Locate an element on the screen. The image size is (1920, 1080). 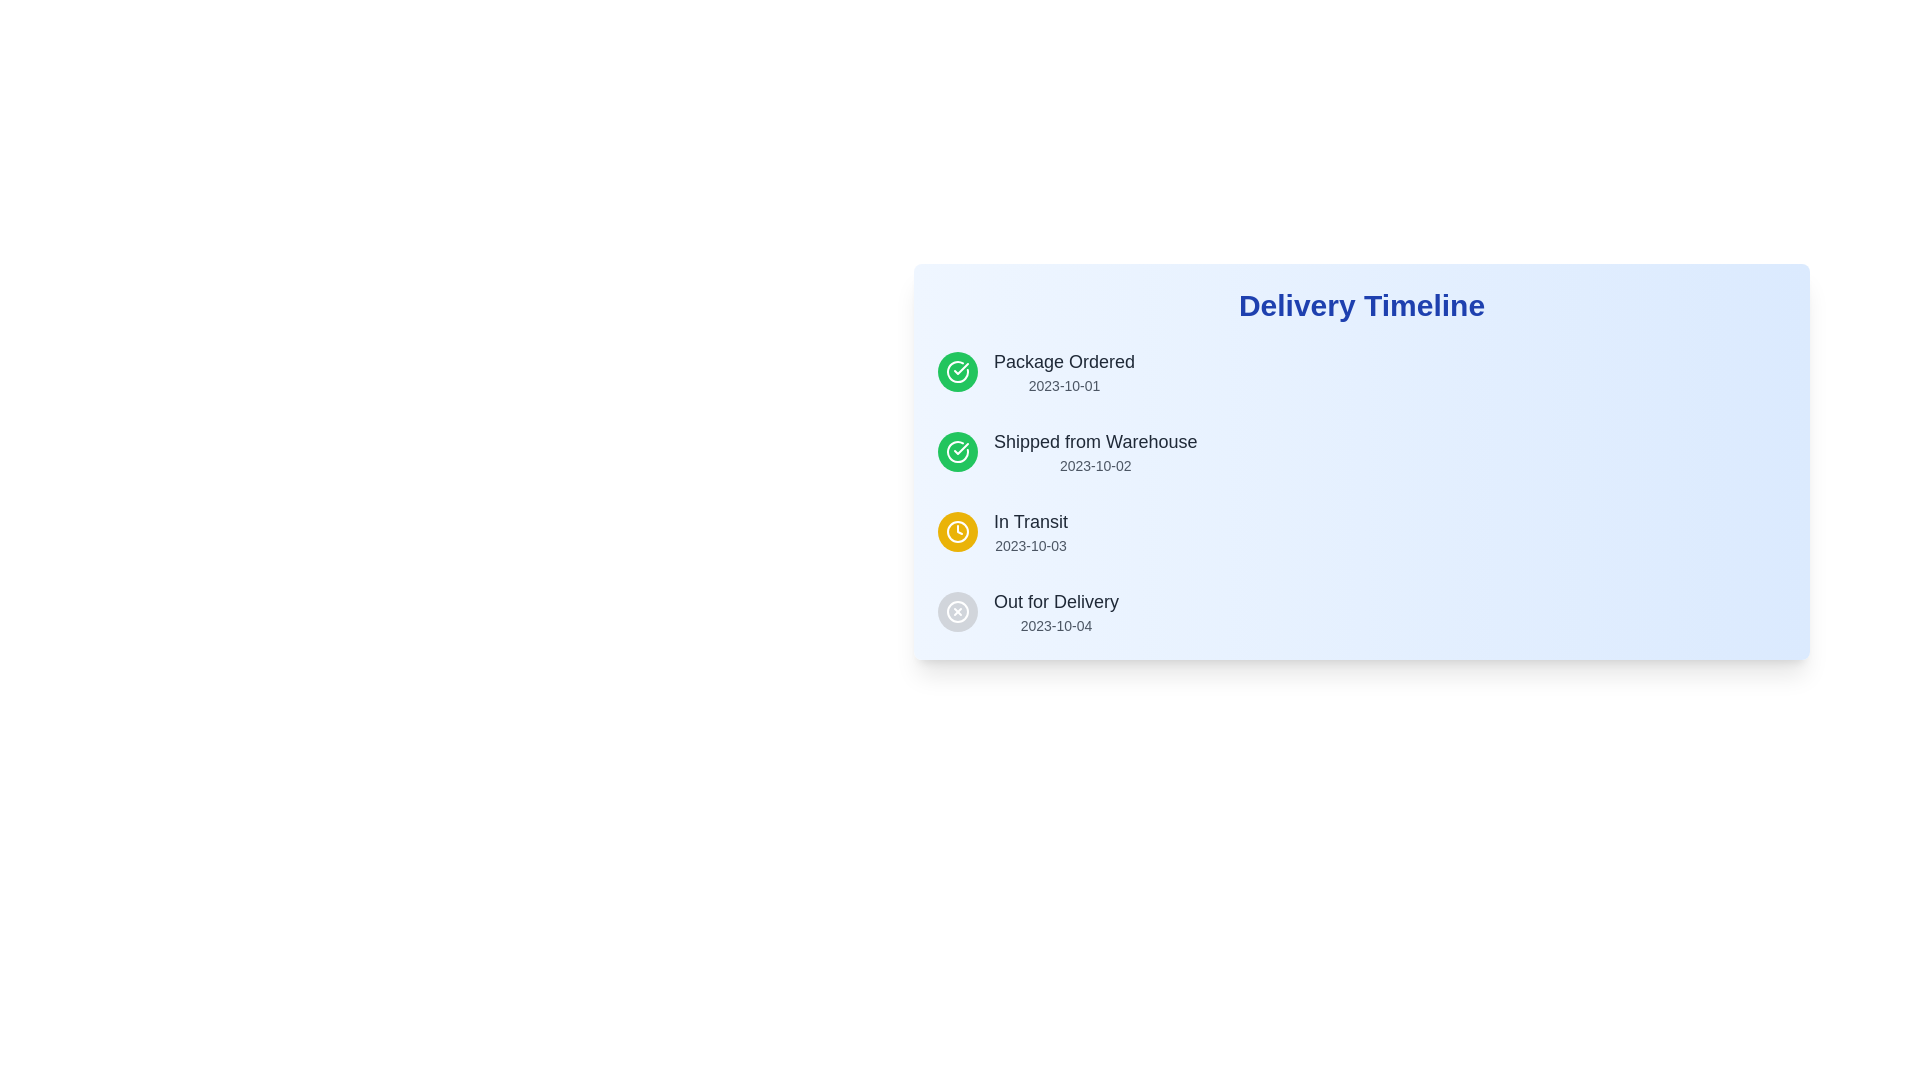
text label displaying 'In Transit' which is located in the third row of the delivery timeline interface, positioned below the clock icon and above the date '2023-10-03' is located at coordinates (1031, 520).